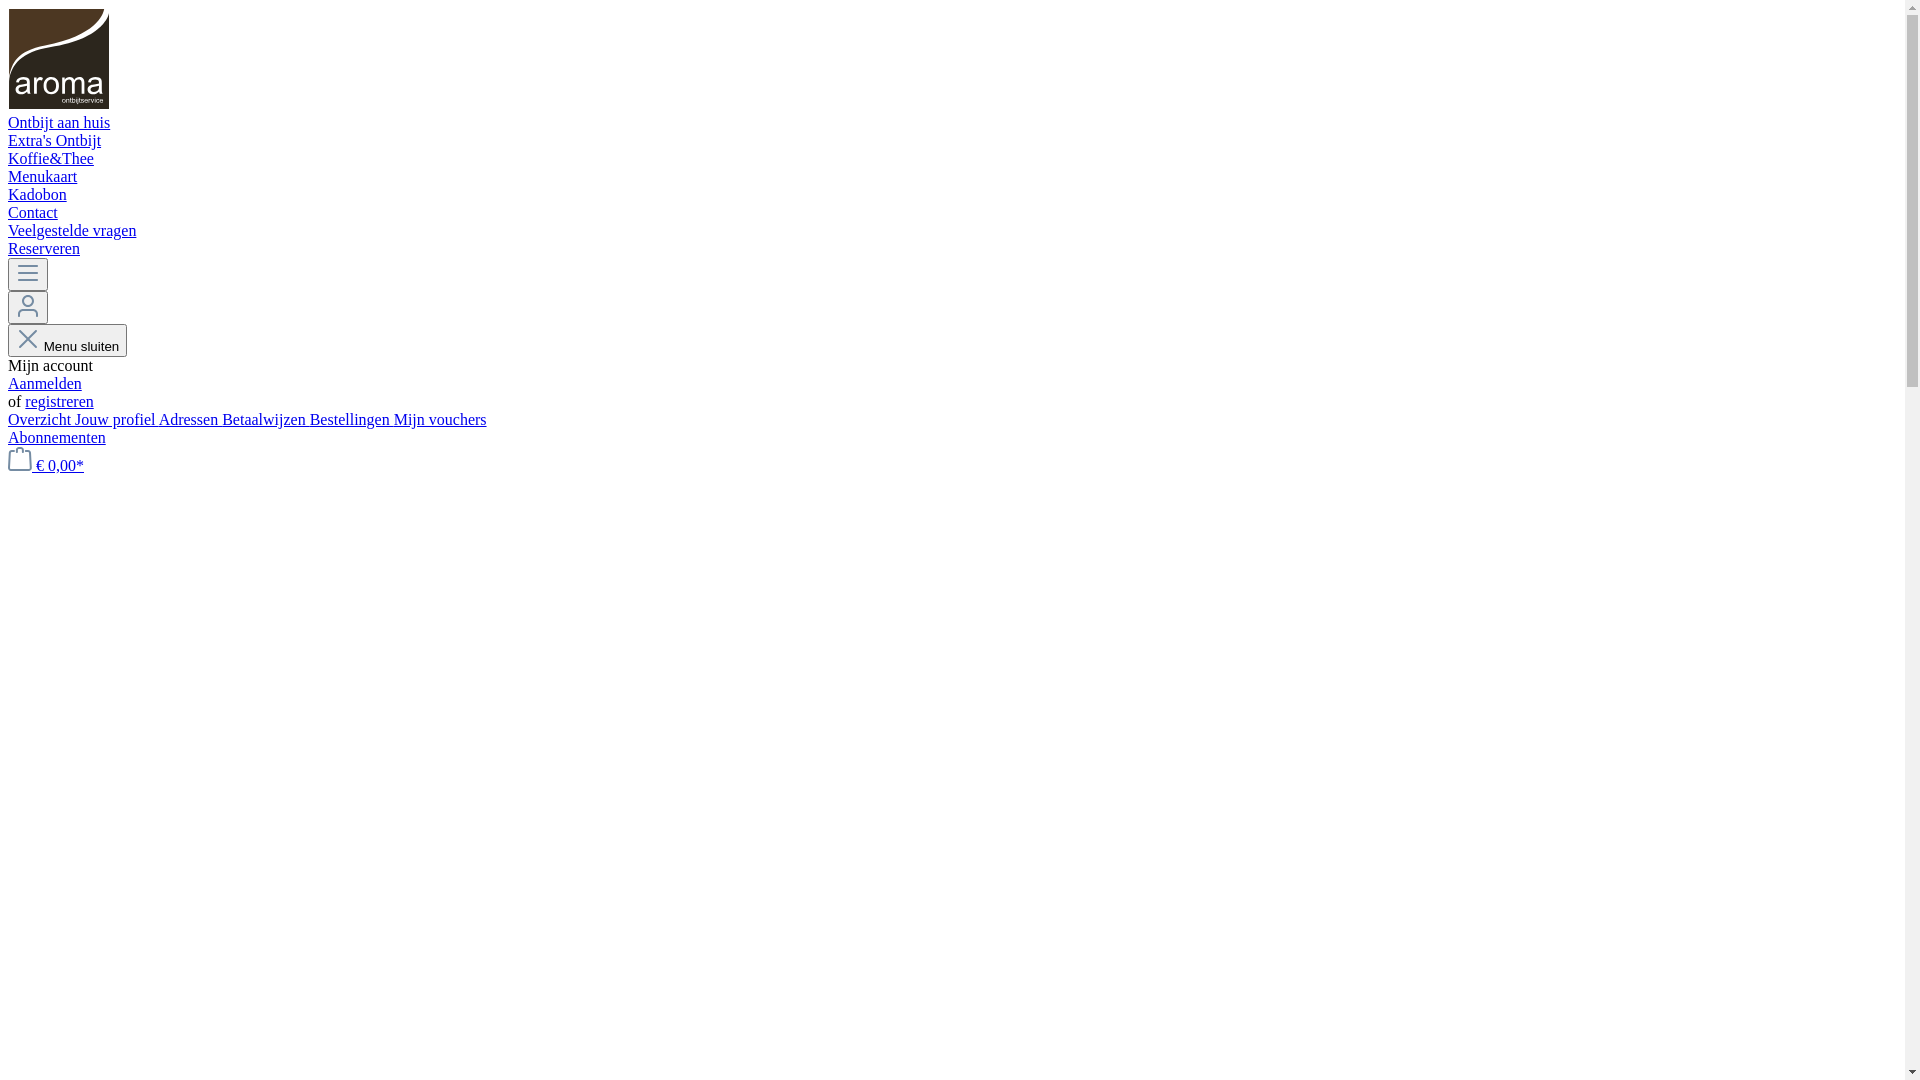 This screenshot has width=1920, height=1080. Describe the element at coordinates (264, 418) in the screenshot. I see `'Betaalwijzen'` at that location.